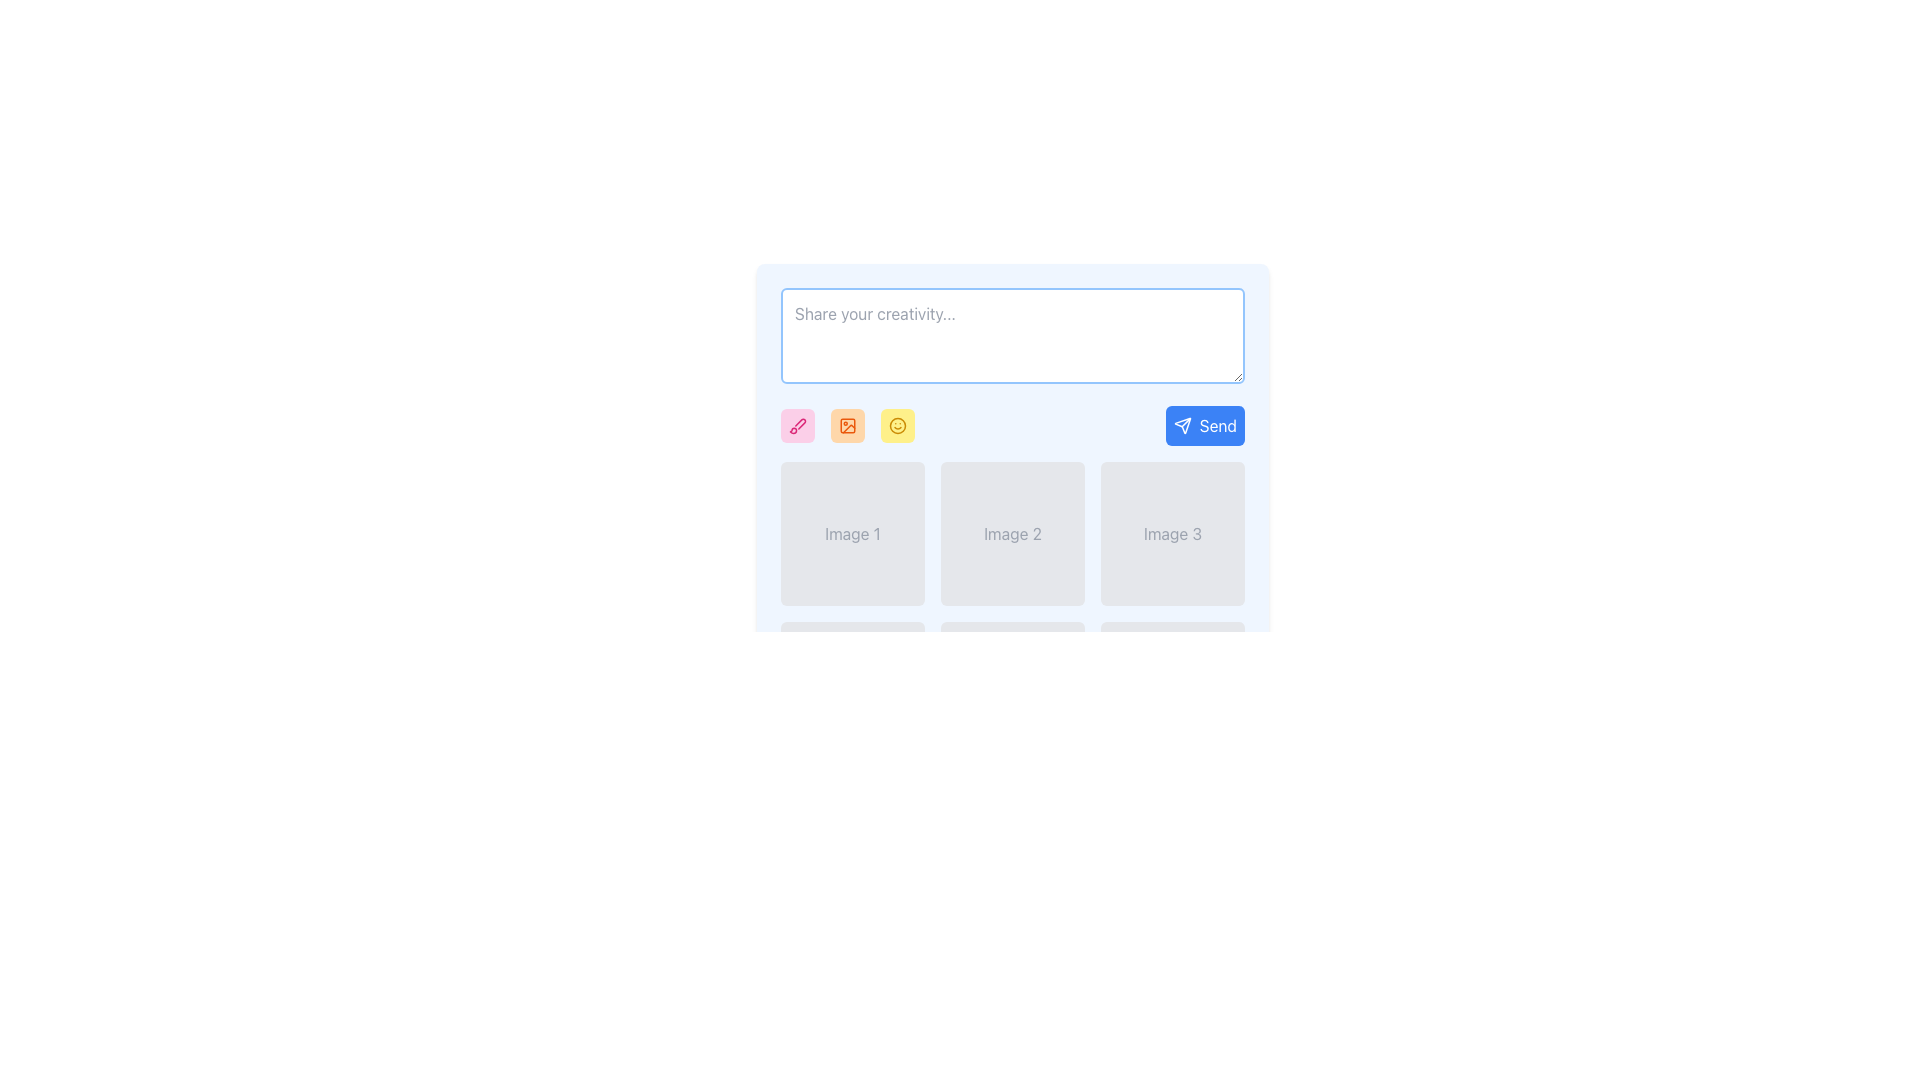 The height and width of the screenshot is (1080, 1920). I want to click on the light orange button with an image frame icon, which is the second button in the row beneath the input box labeled 'Share your creativity...', so click(848, 424).